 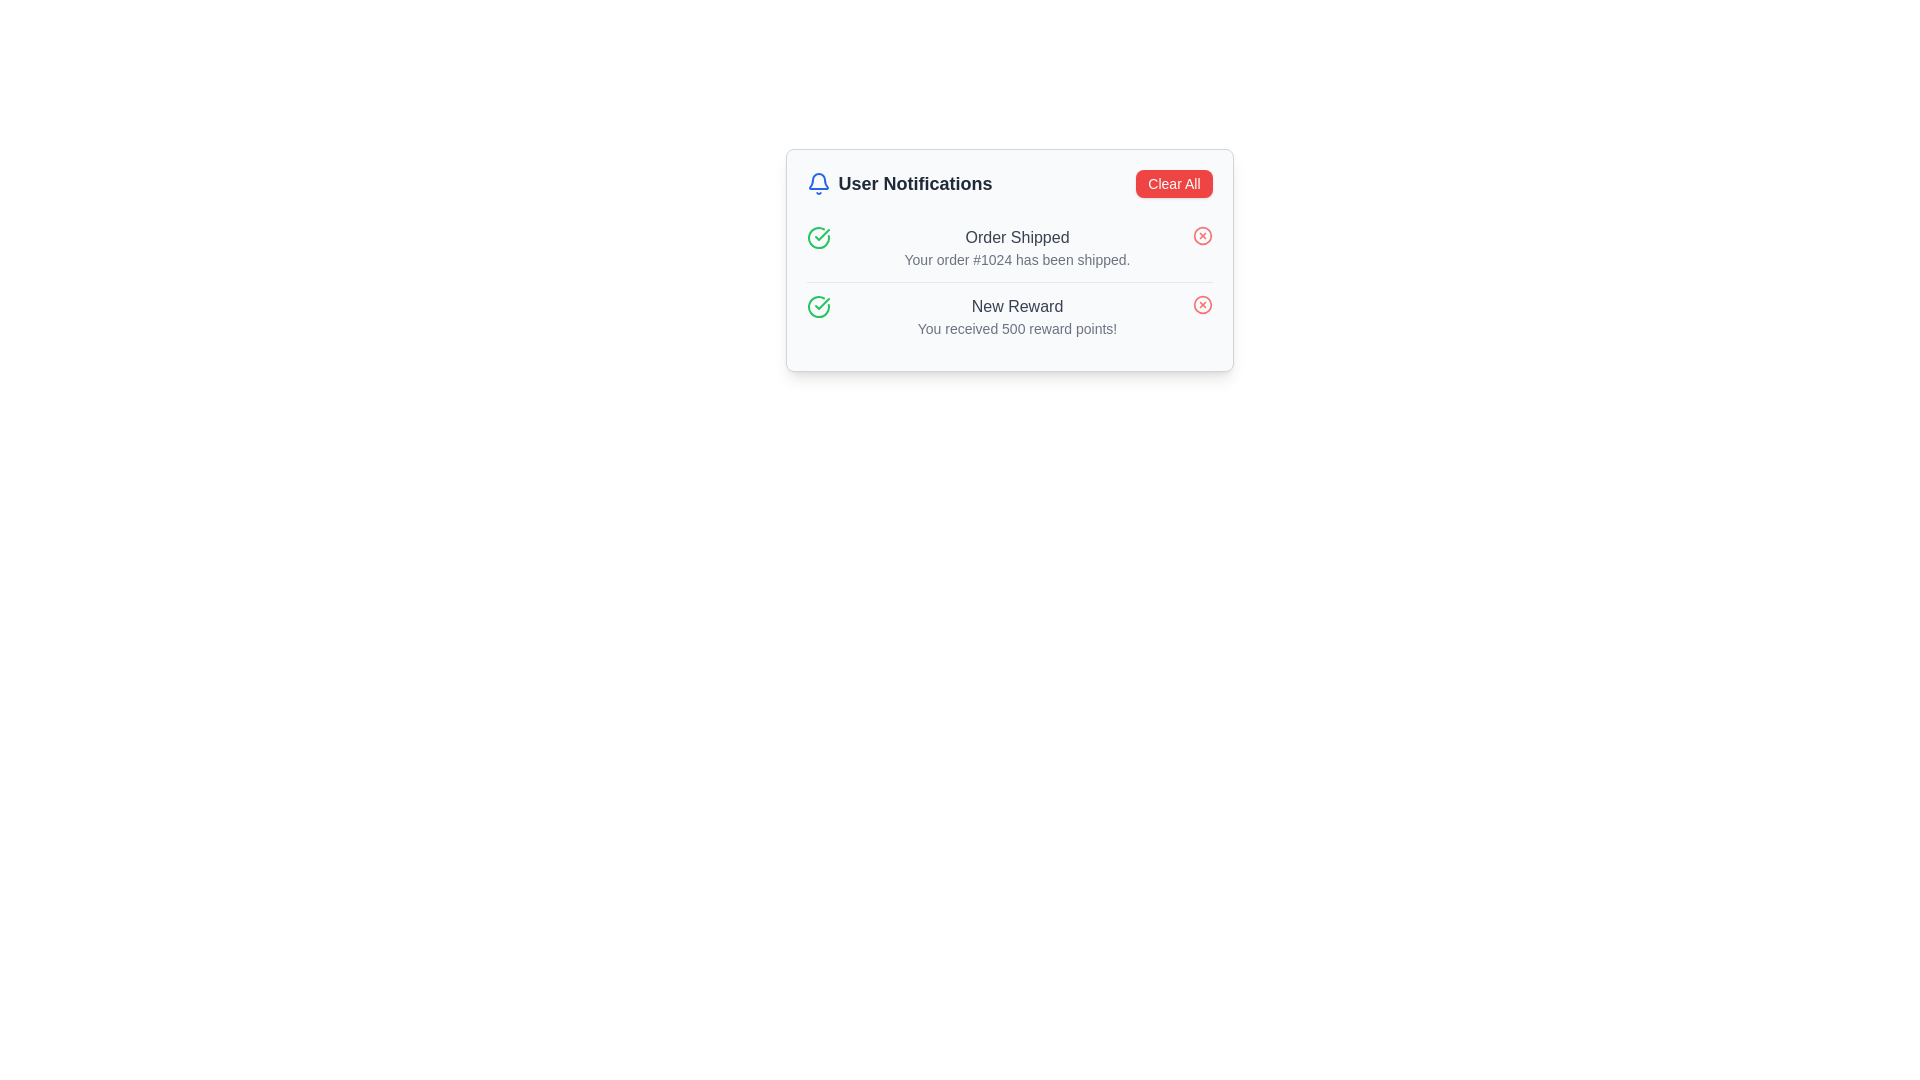 What do you see at coordinates (818, 307) in the screenshot?
I see `the success status icon located` at bounding box center [818, 307].